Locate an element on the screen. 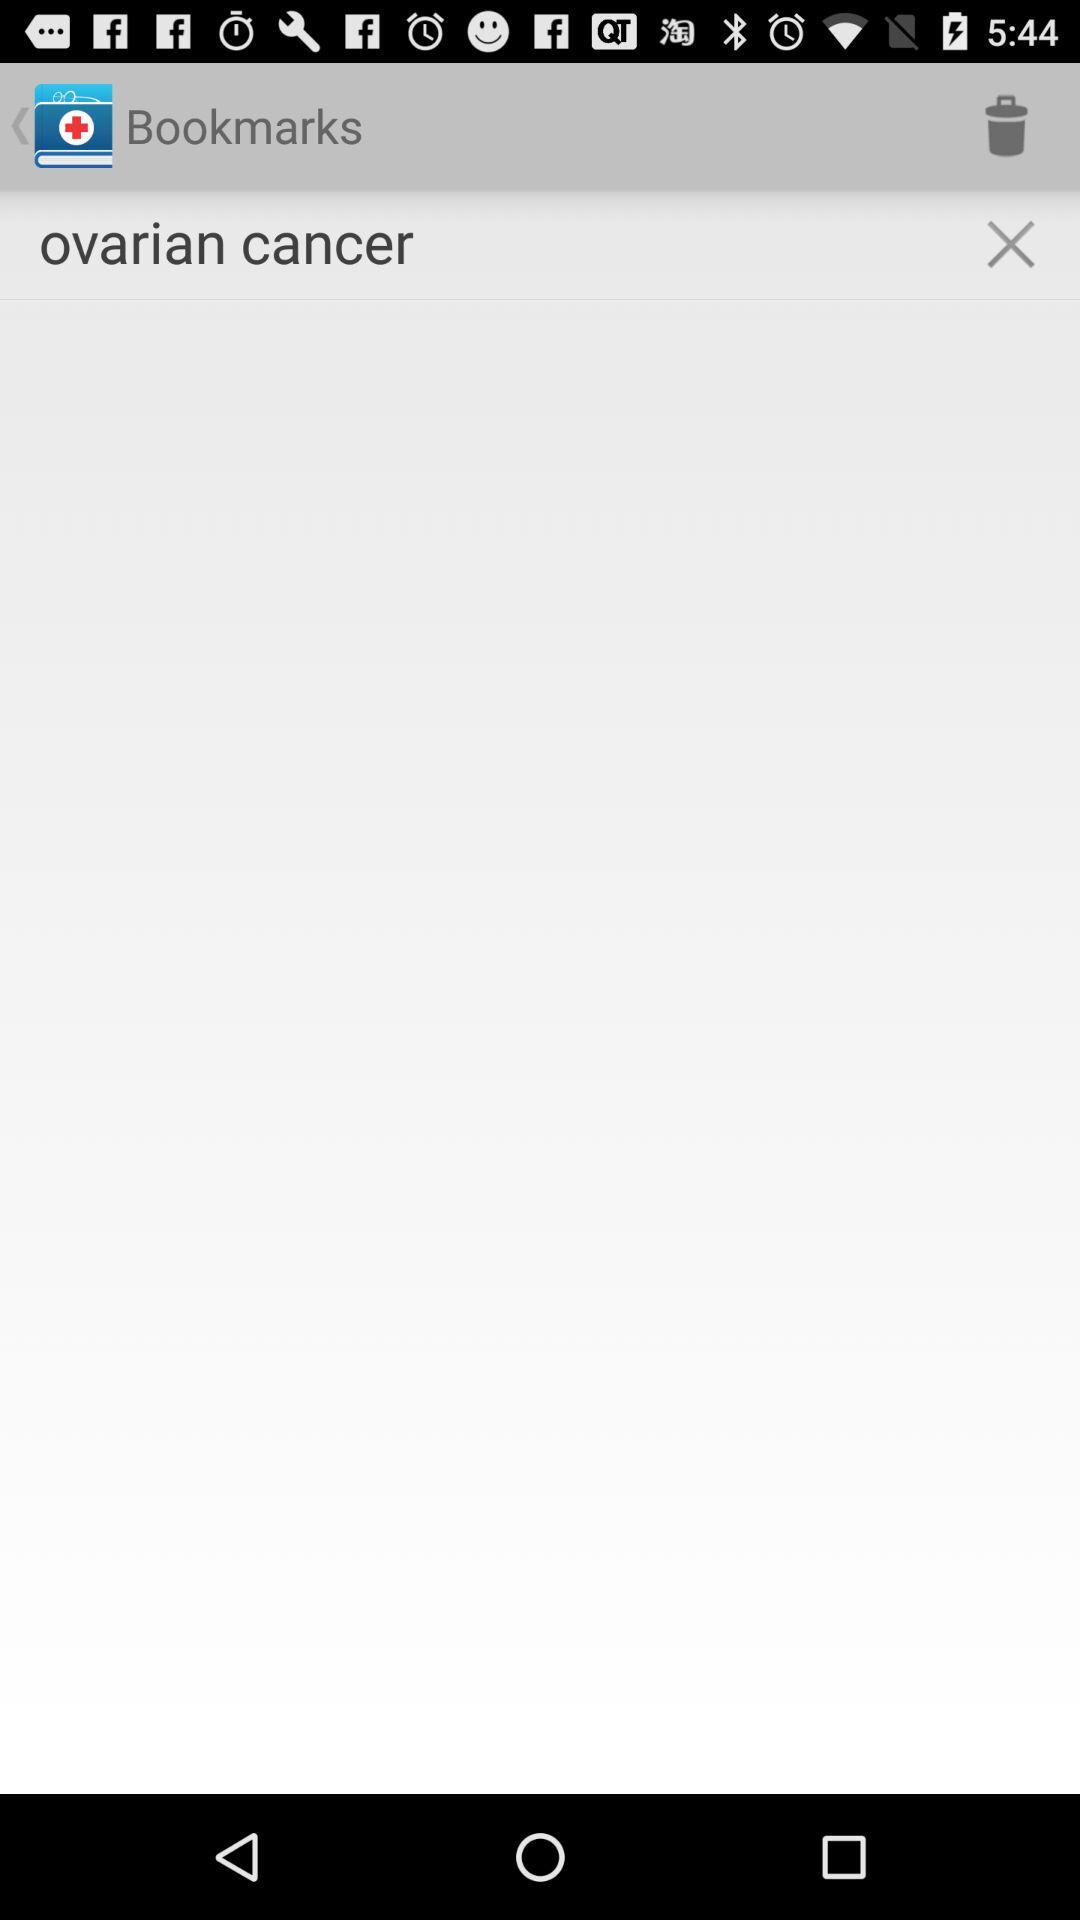  icon to the right of ovarian cancer item is located at coordinates (1006, 124).